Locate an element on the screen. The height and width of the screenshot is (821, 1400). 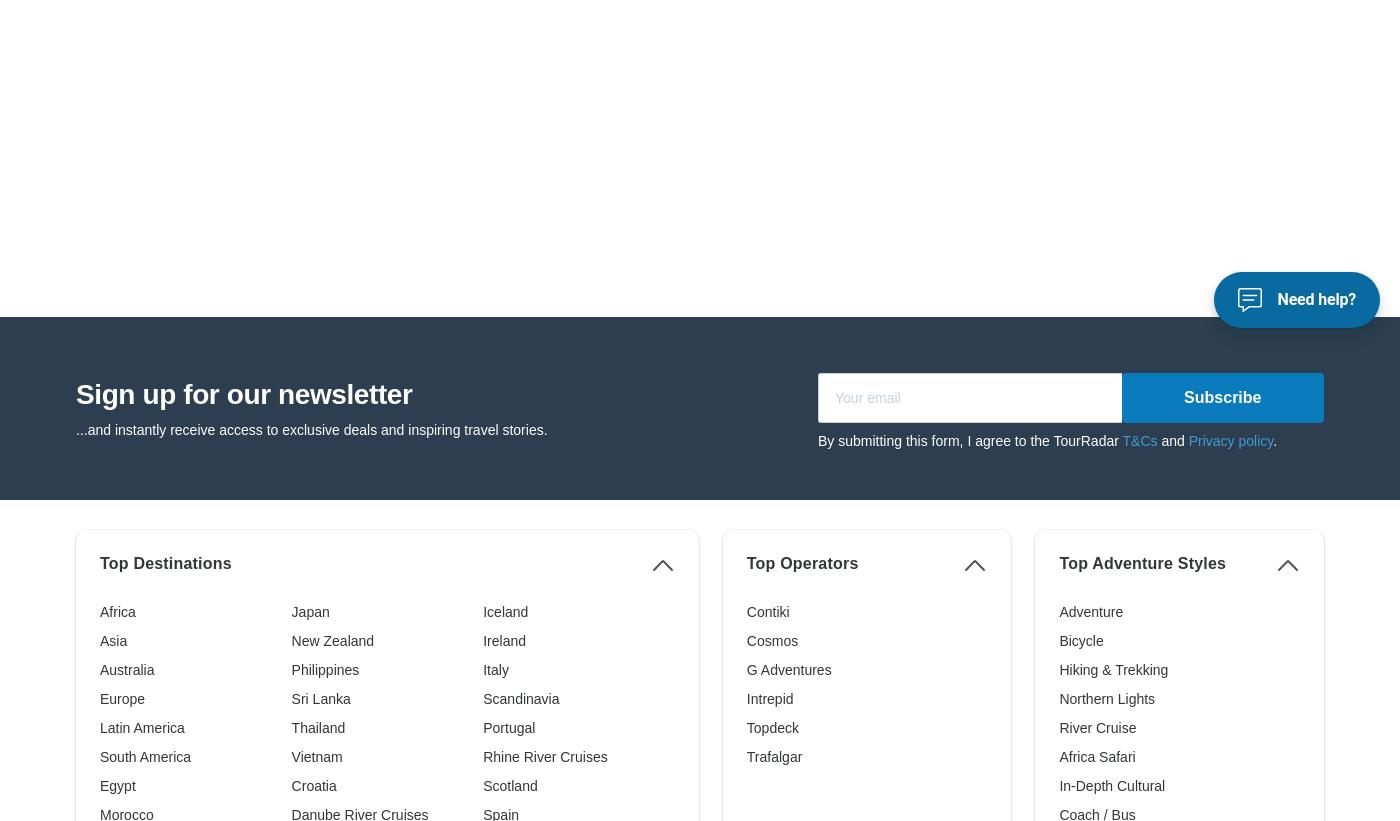
'Africa Safari' is located at coordinates (1097, 434).